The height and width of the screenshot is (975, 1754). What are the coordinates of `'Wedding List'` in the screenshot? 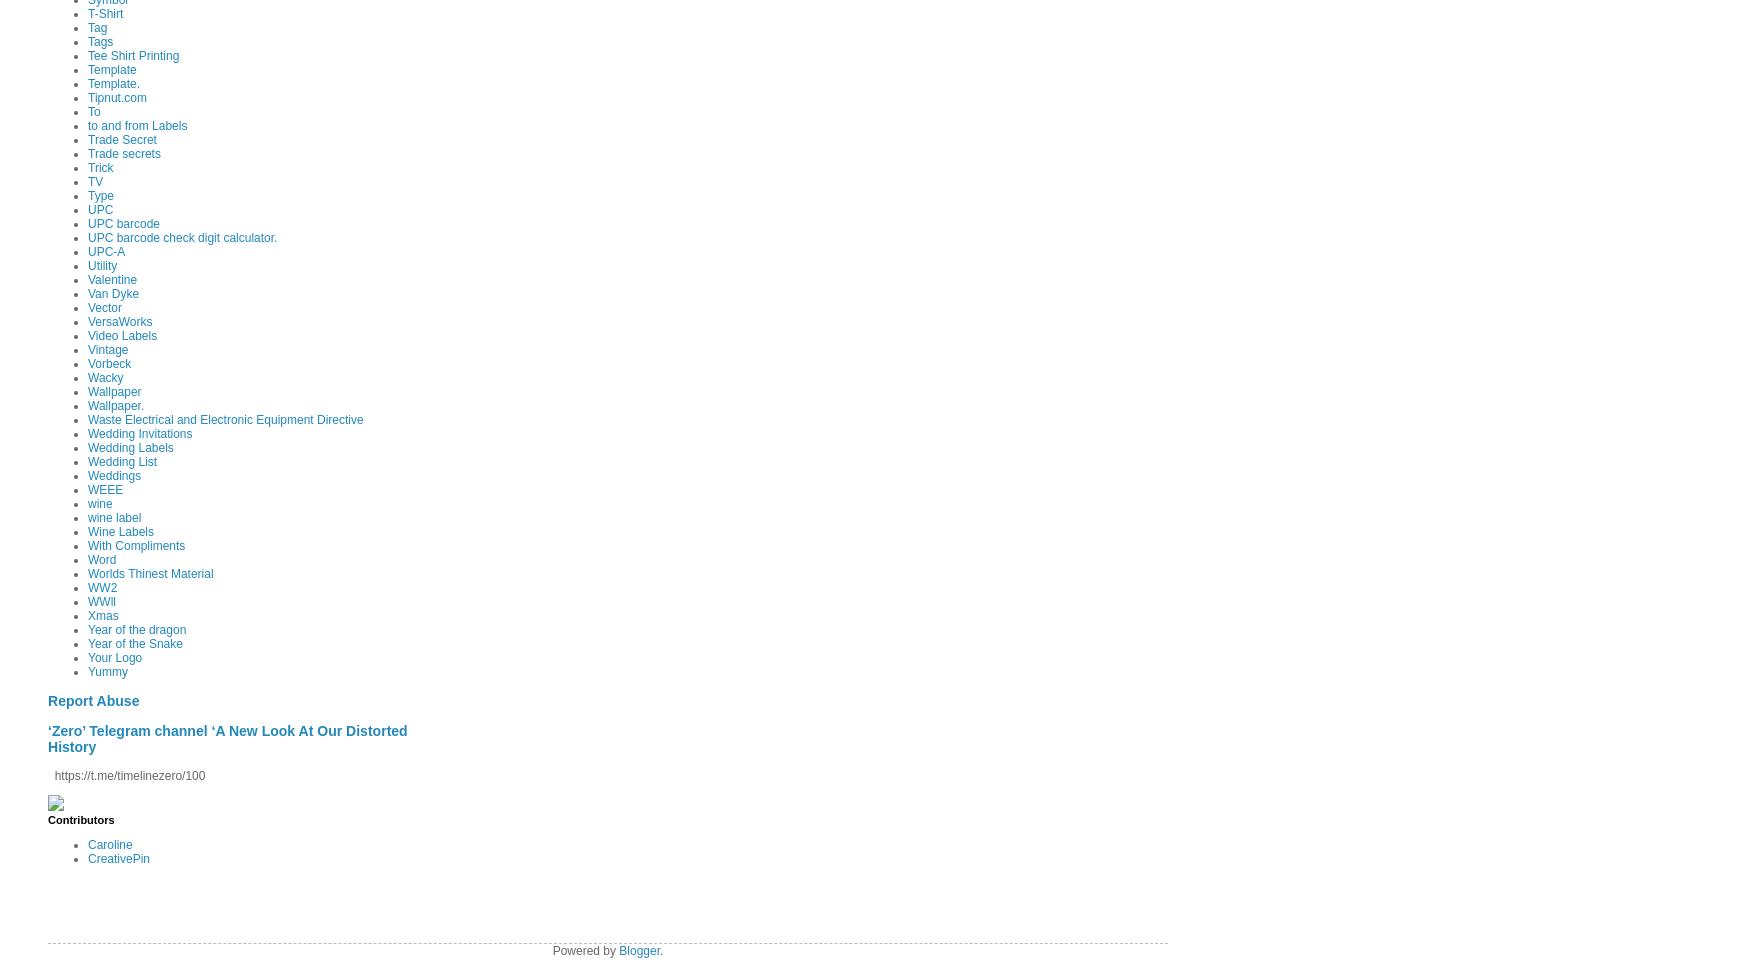 It's located at (121, 460).